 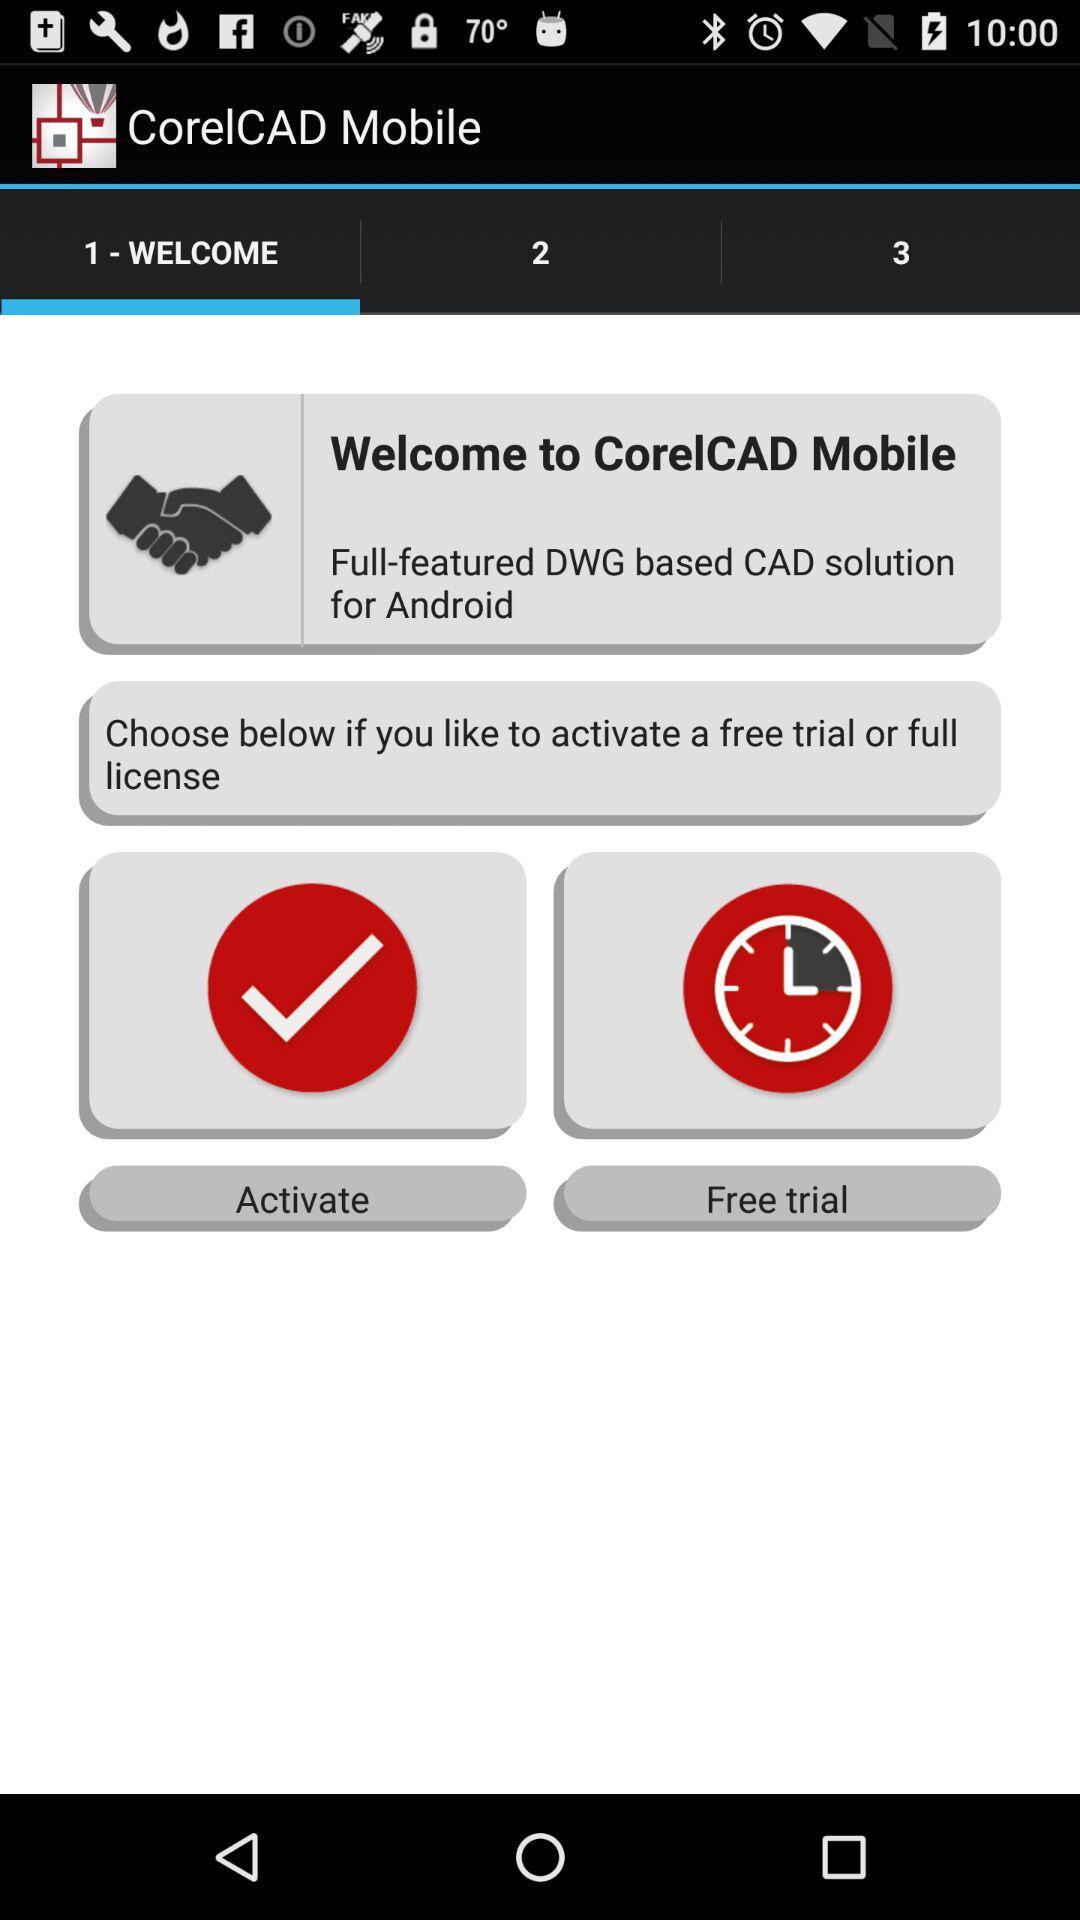 What do you see at coordinates (303, 995) in the screenshot?
I see `tap on the box shown above activate` at bounding box center [303, 995].